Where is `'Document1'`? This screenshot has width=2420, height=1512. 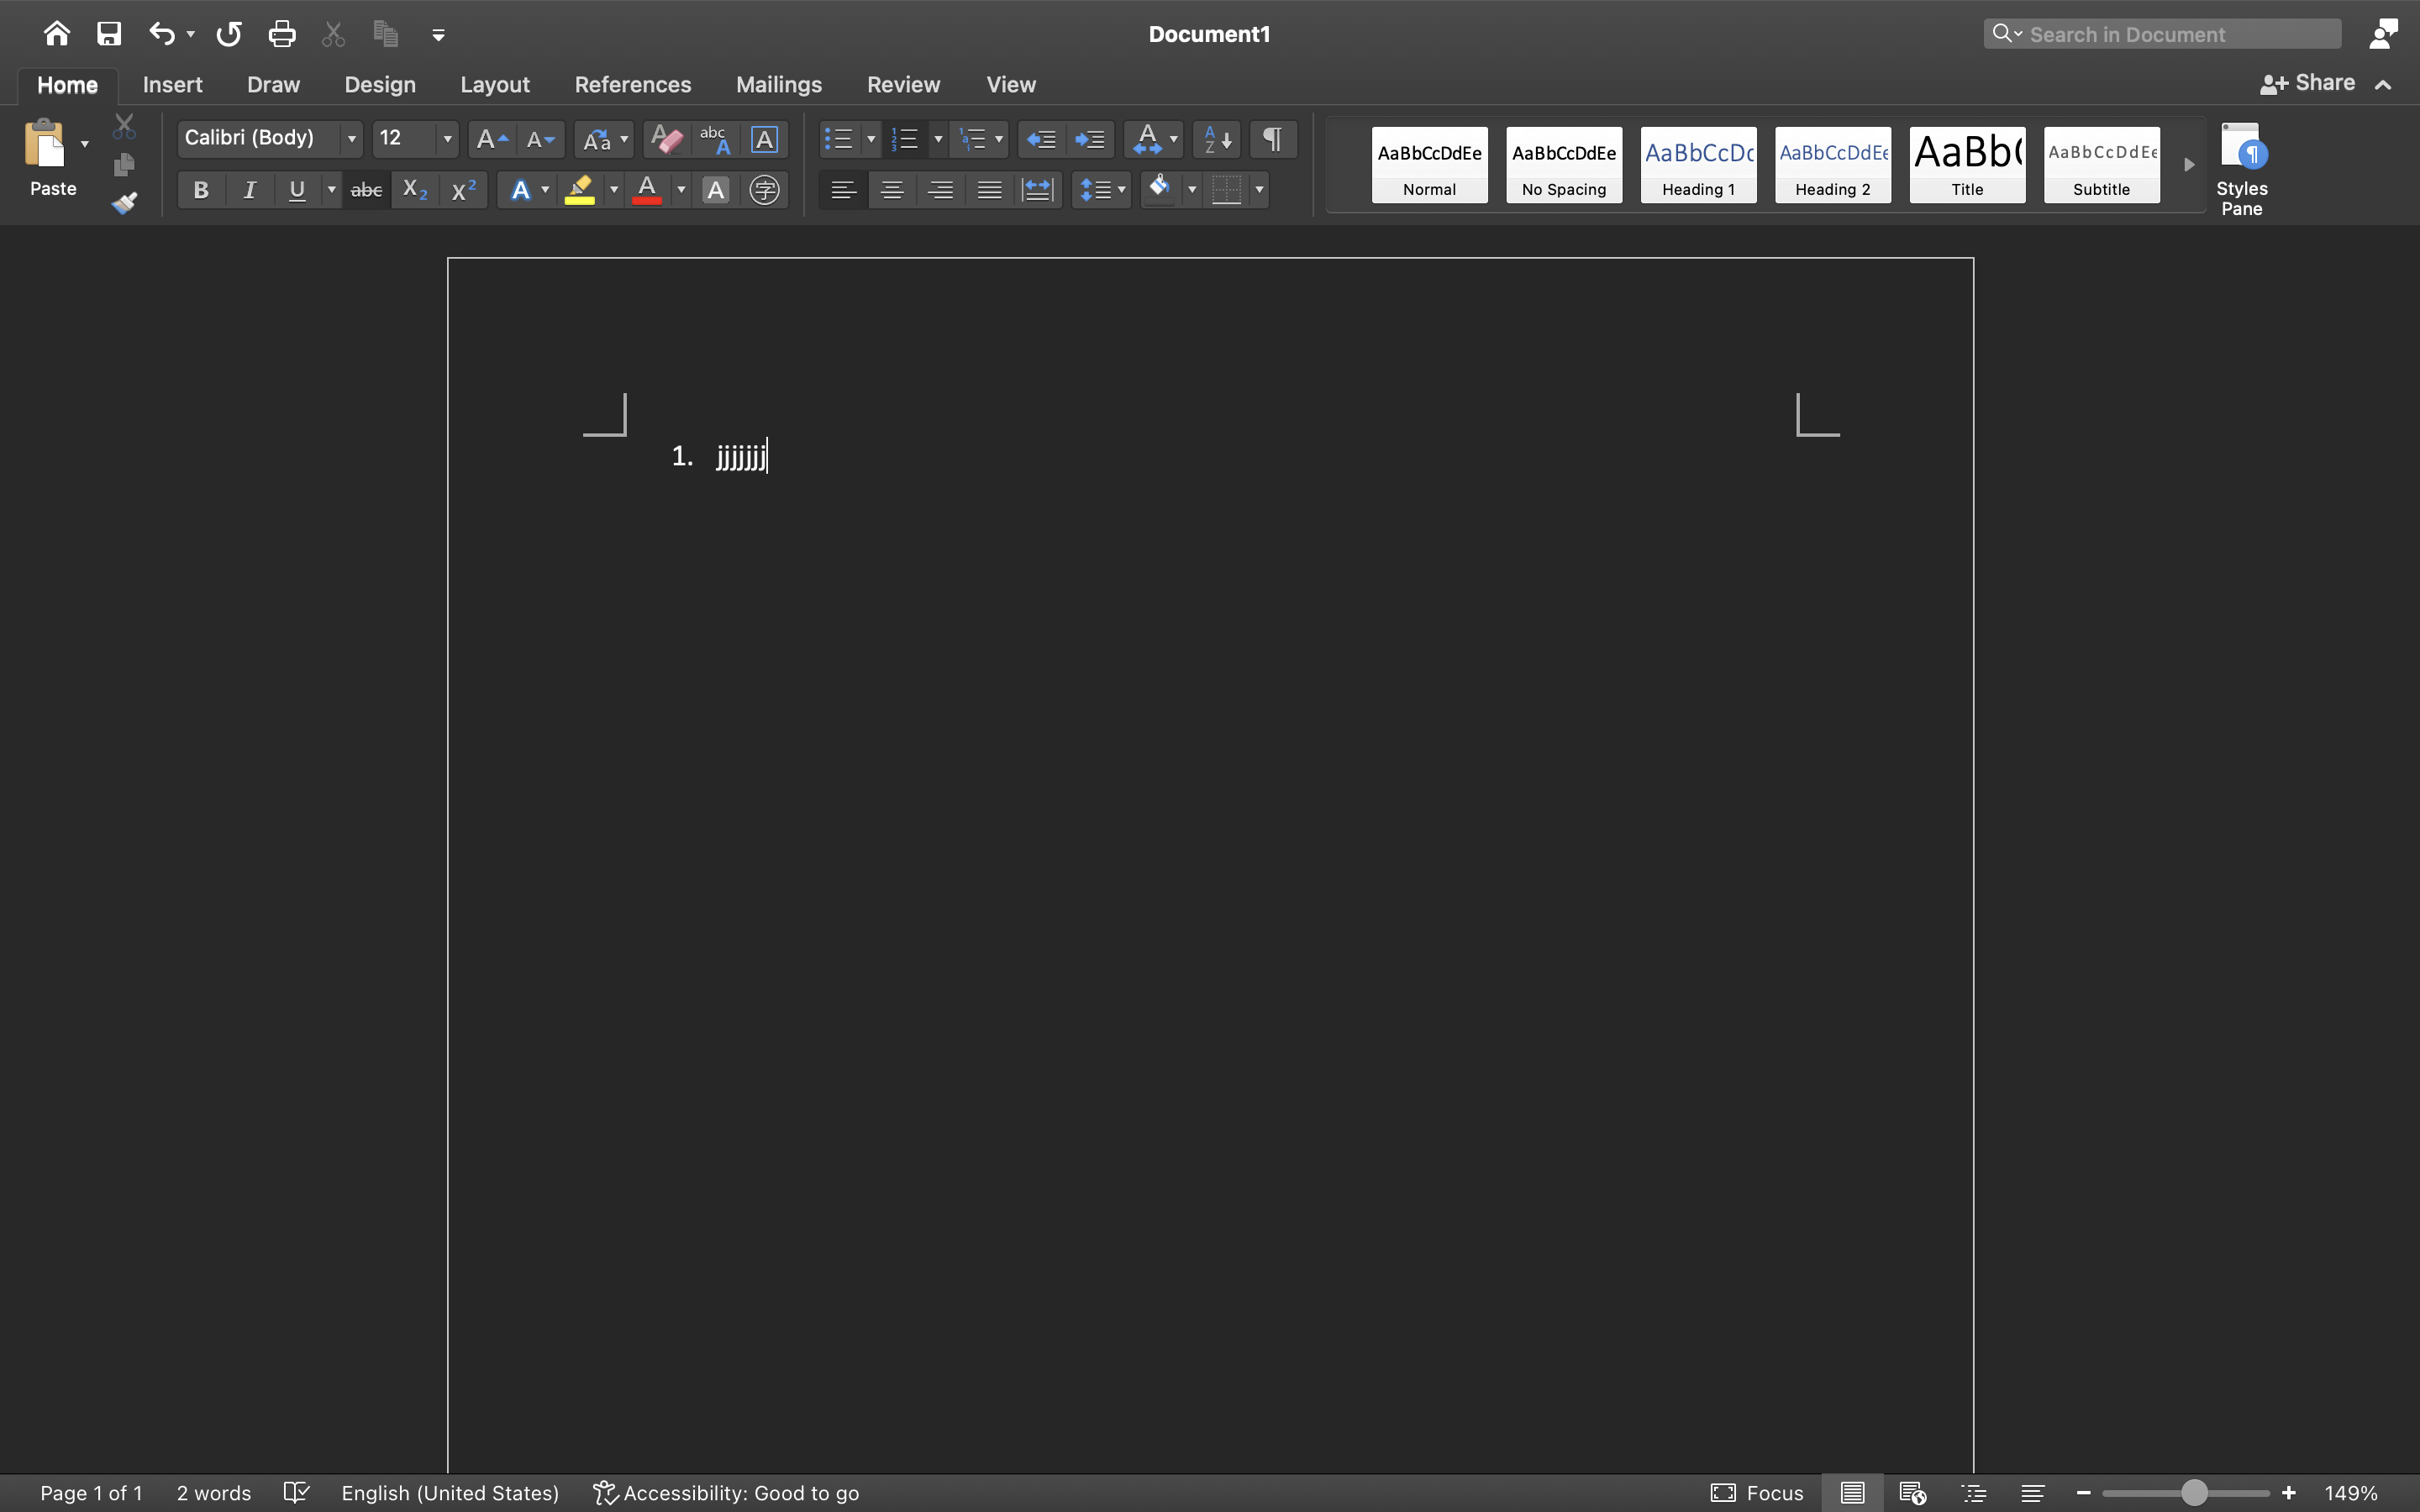 'Document1' is located at coordinates (1208, 32).